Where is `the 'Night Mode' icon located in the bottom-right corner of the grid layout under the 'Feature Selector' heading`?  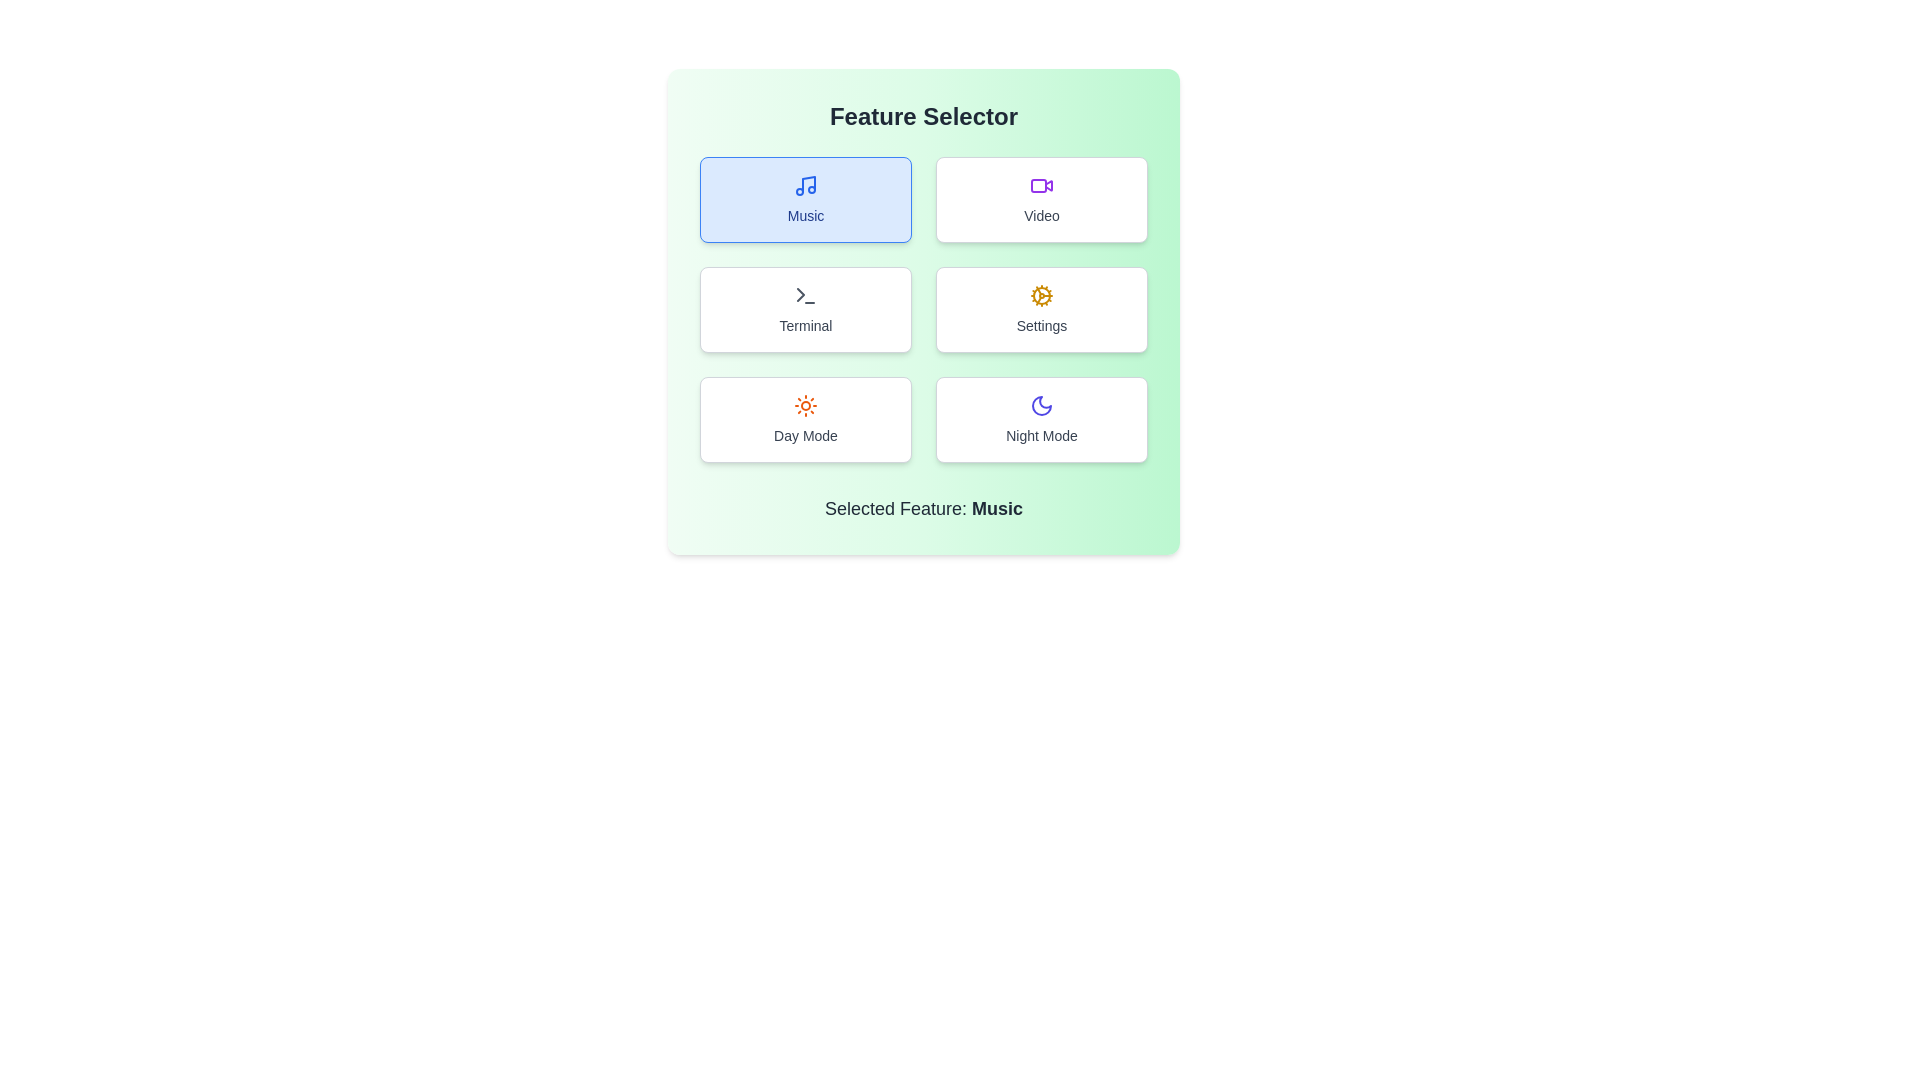
the 'Night Mode' icon located in the bottom-right corner of the grid layout under the 'Feature Selector' heading is located at coordinates (1040, 405).